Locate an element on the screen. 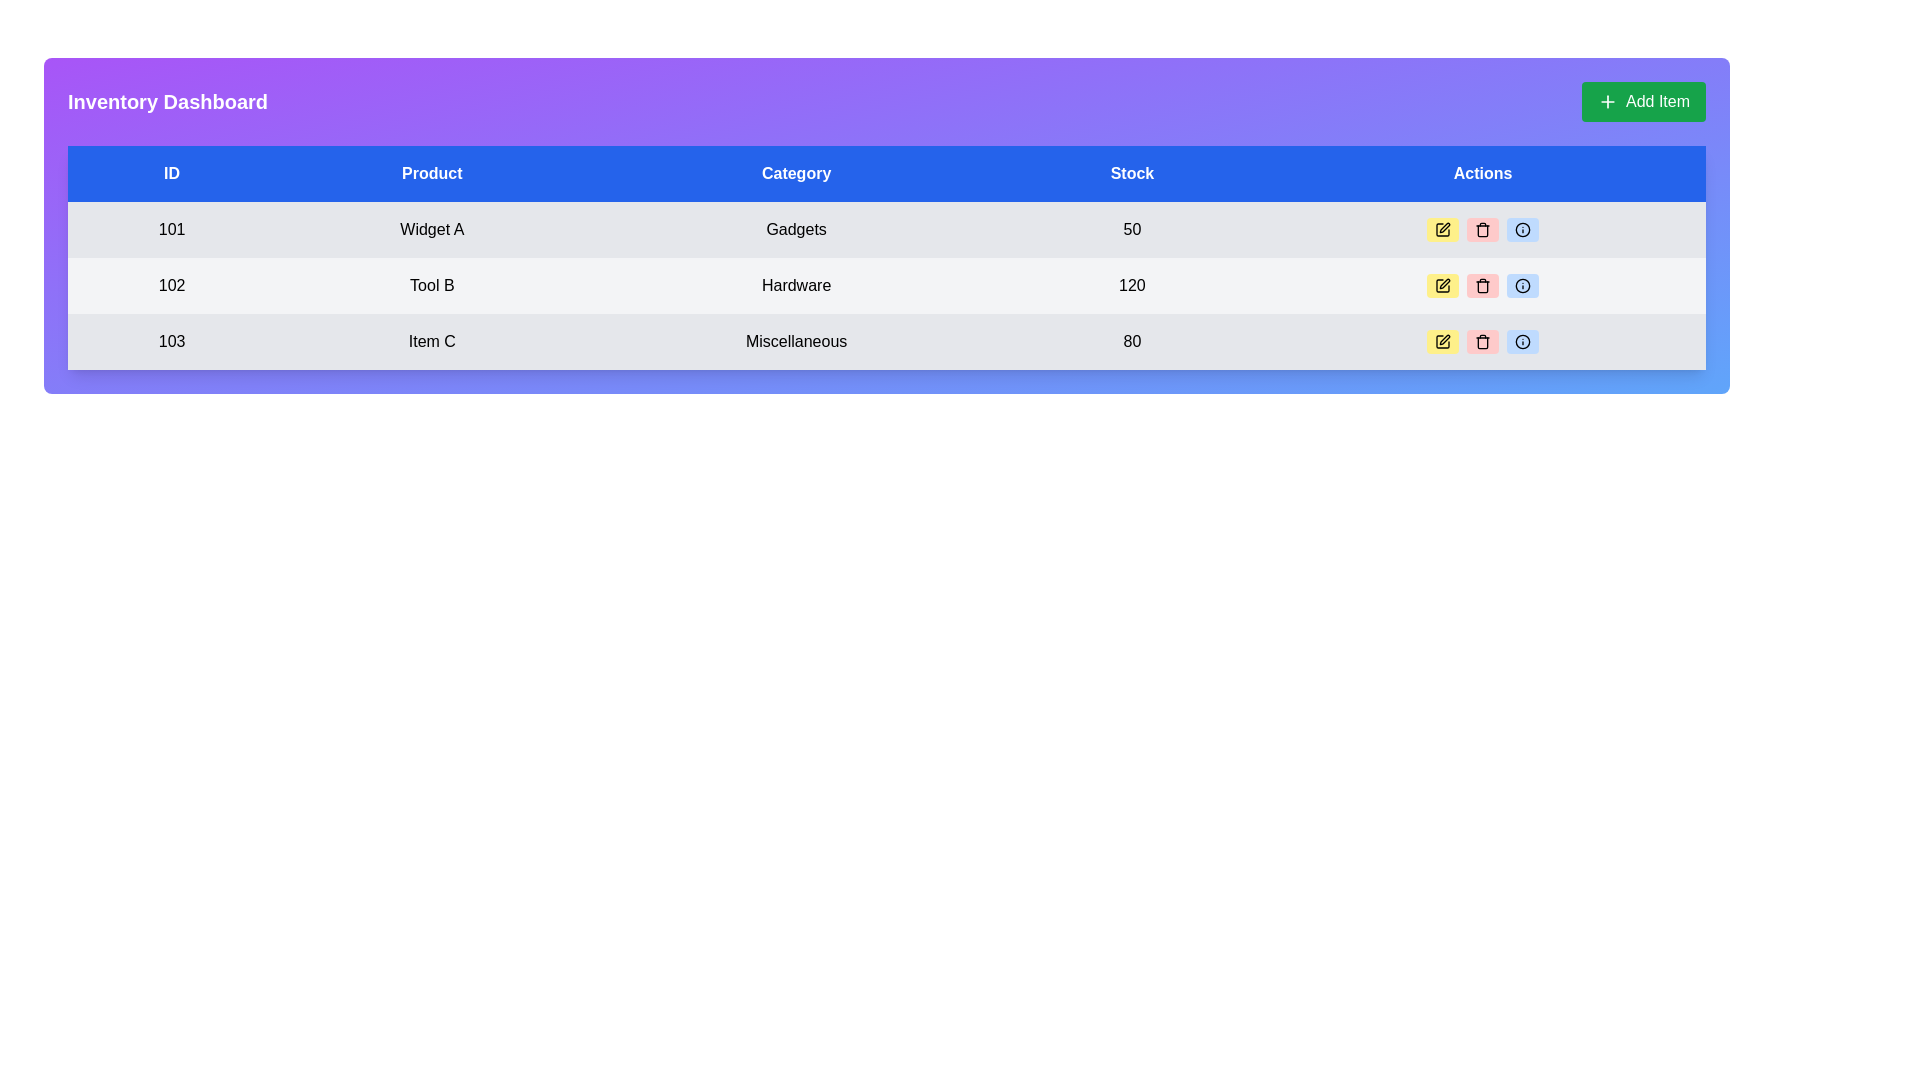 This screenshot has height=1080, width=1920. the Data cell displaying the number '50' in the fourth column under the 'Stock' column, which is located in the first data row across the 'Gadgets' row is located at coordinates (1132, 229).